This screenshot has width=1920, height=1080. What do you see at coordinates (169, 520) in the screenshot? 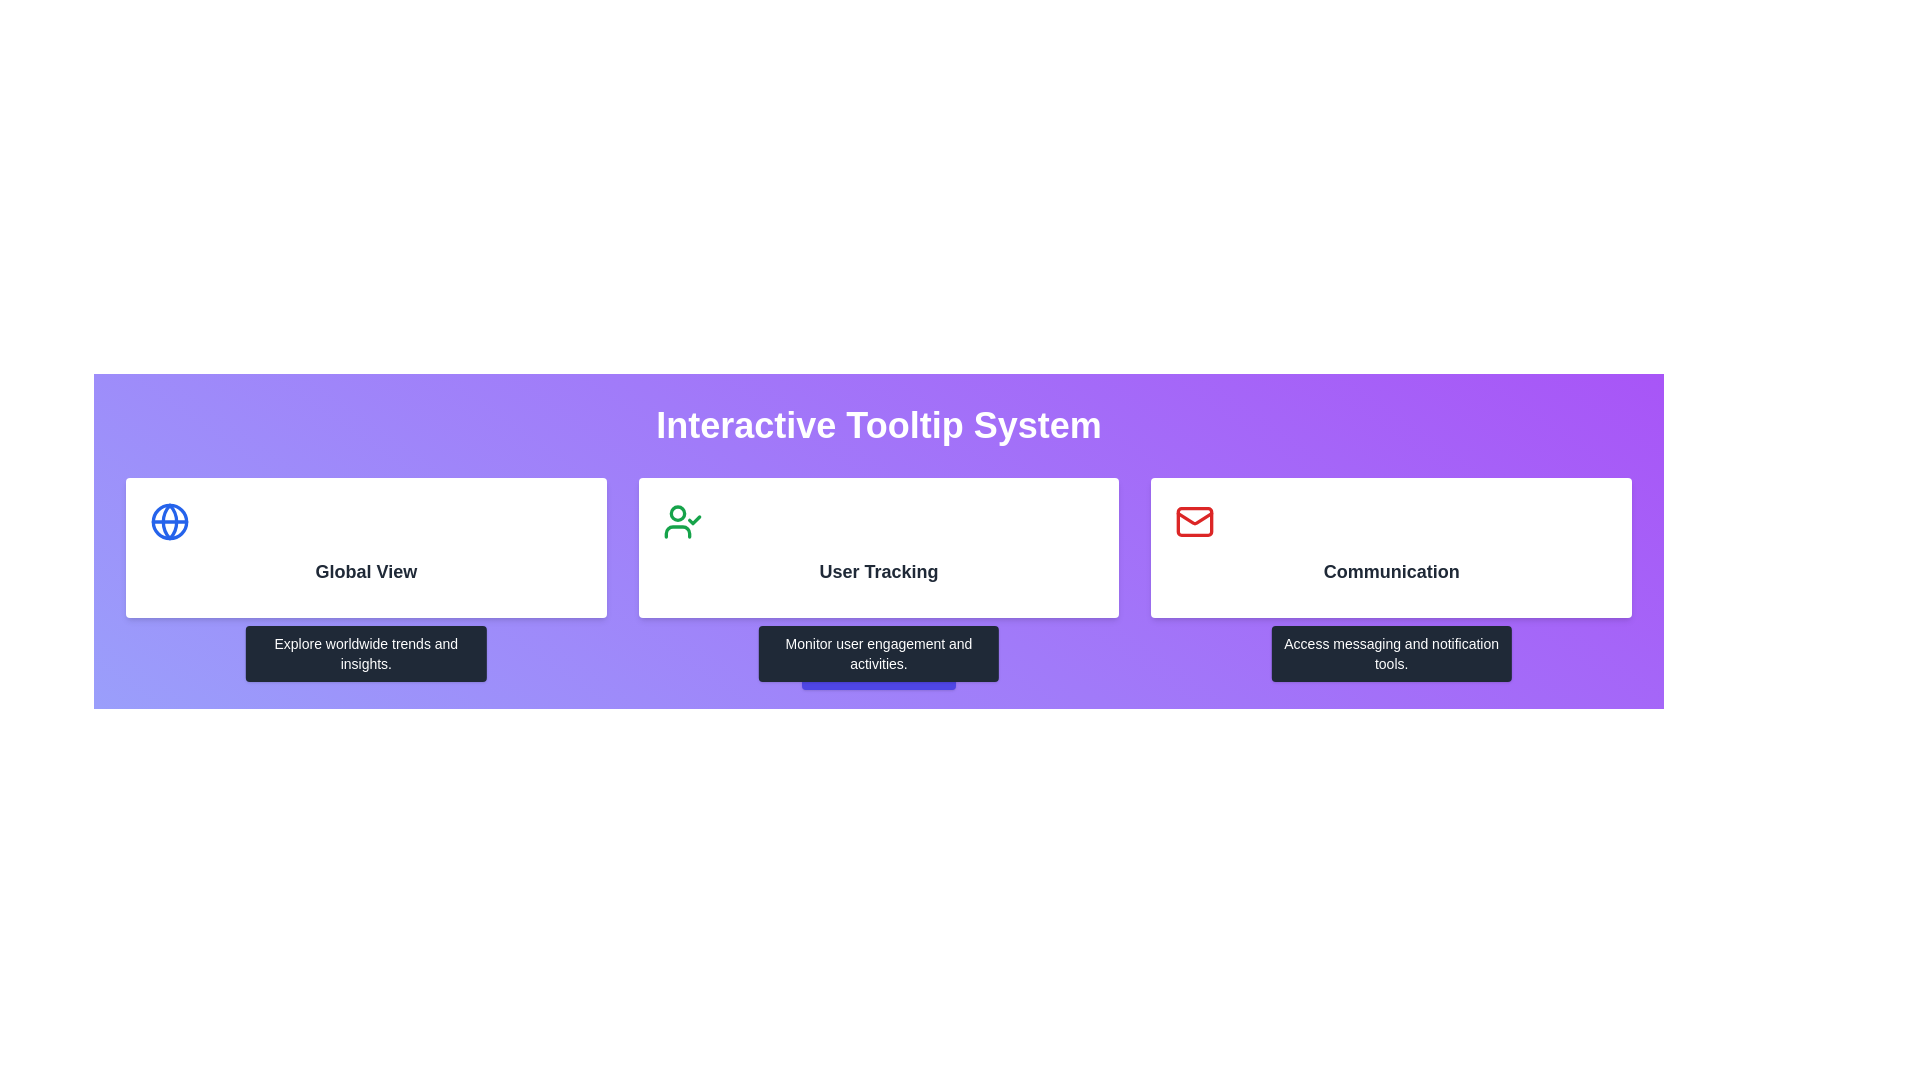
I see `the blue globe icon with longitude and latitude lines located on the white card titled 'Global View' at the top-left corner` at bounding box center [169, 520].